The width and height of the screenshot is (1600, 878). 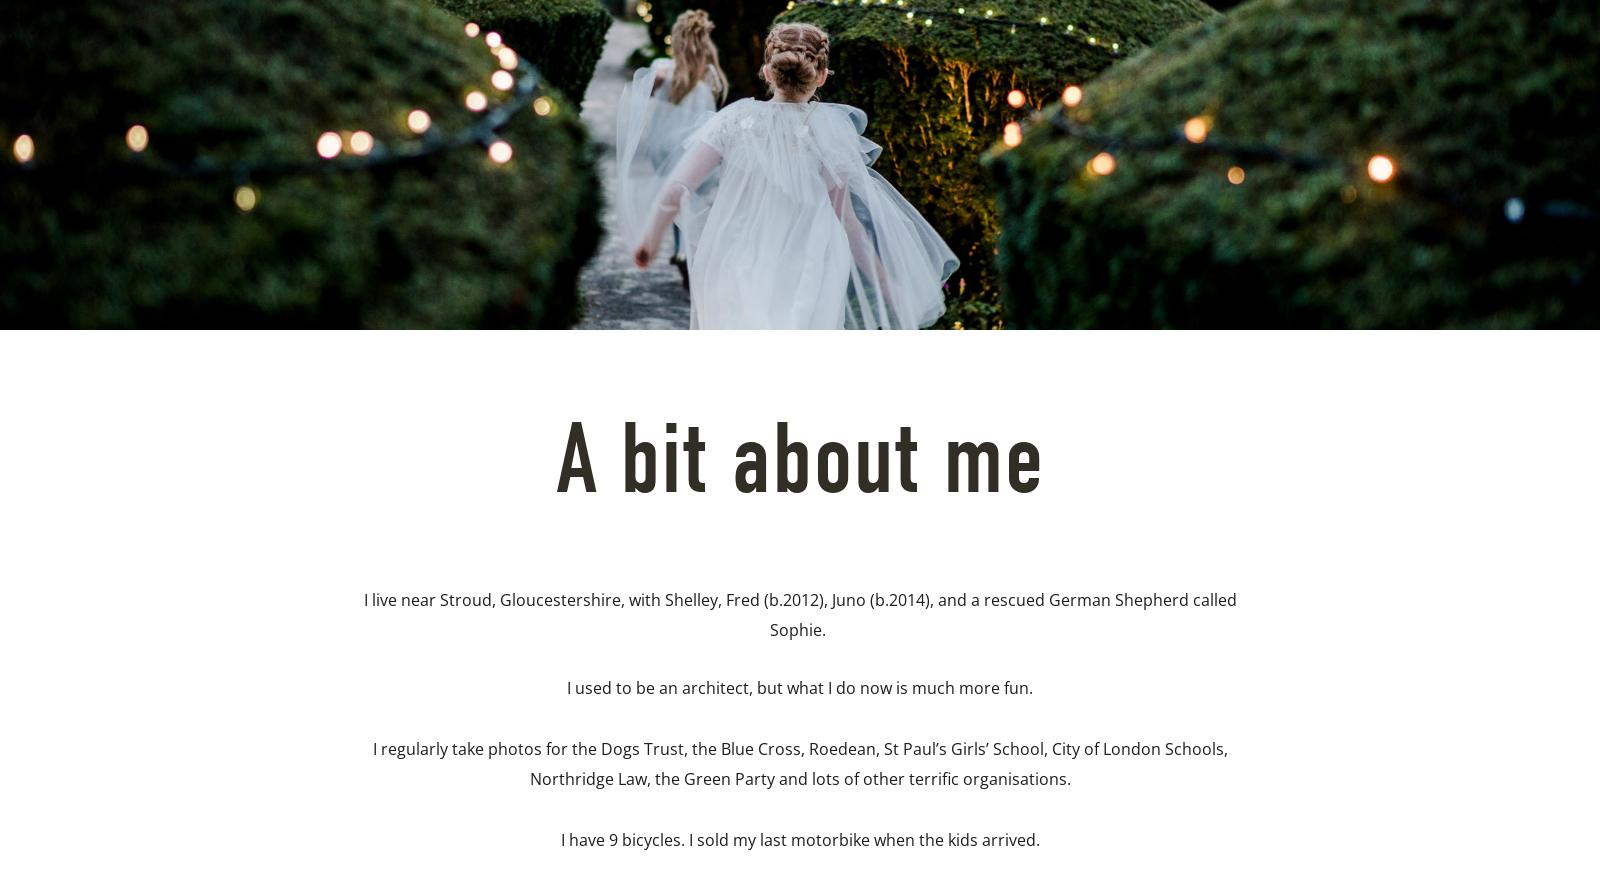 I want to click on 'I used to be an architect, but what I do now is much more fun.', so click(x=800, y=687).